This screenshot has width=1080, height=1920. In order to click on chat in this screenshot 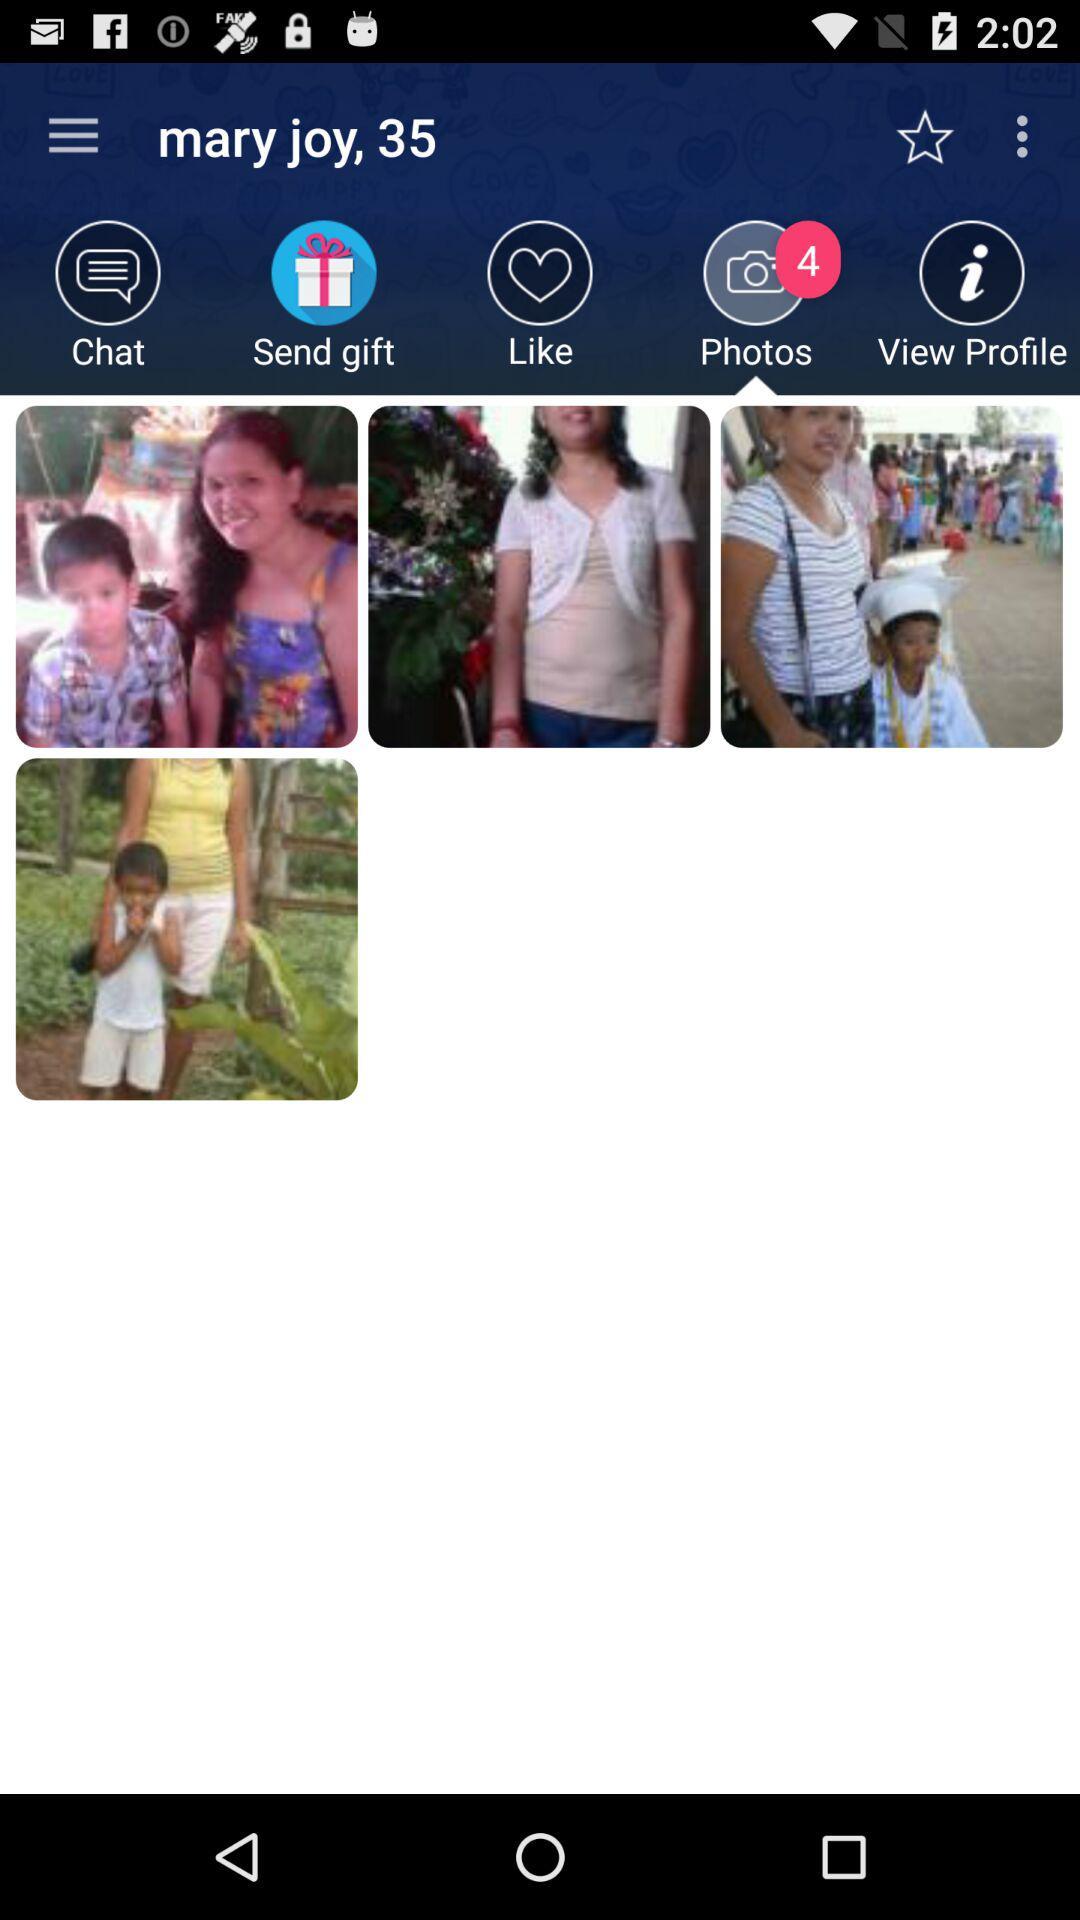, I will do `click(108, 306)`.